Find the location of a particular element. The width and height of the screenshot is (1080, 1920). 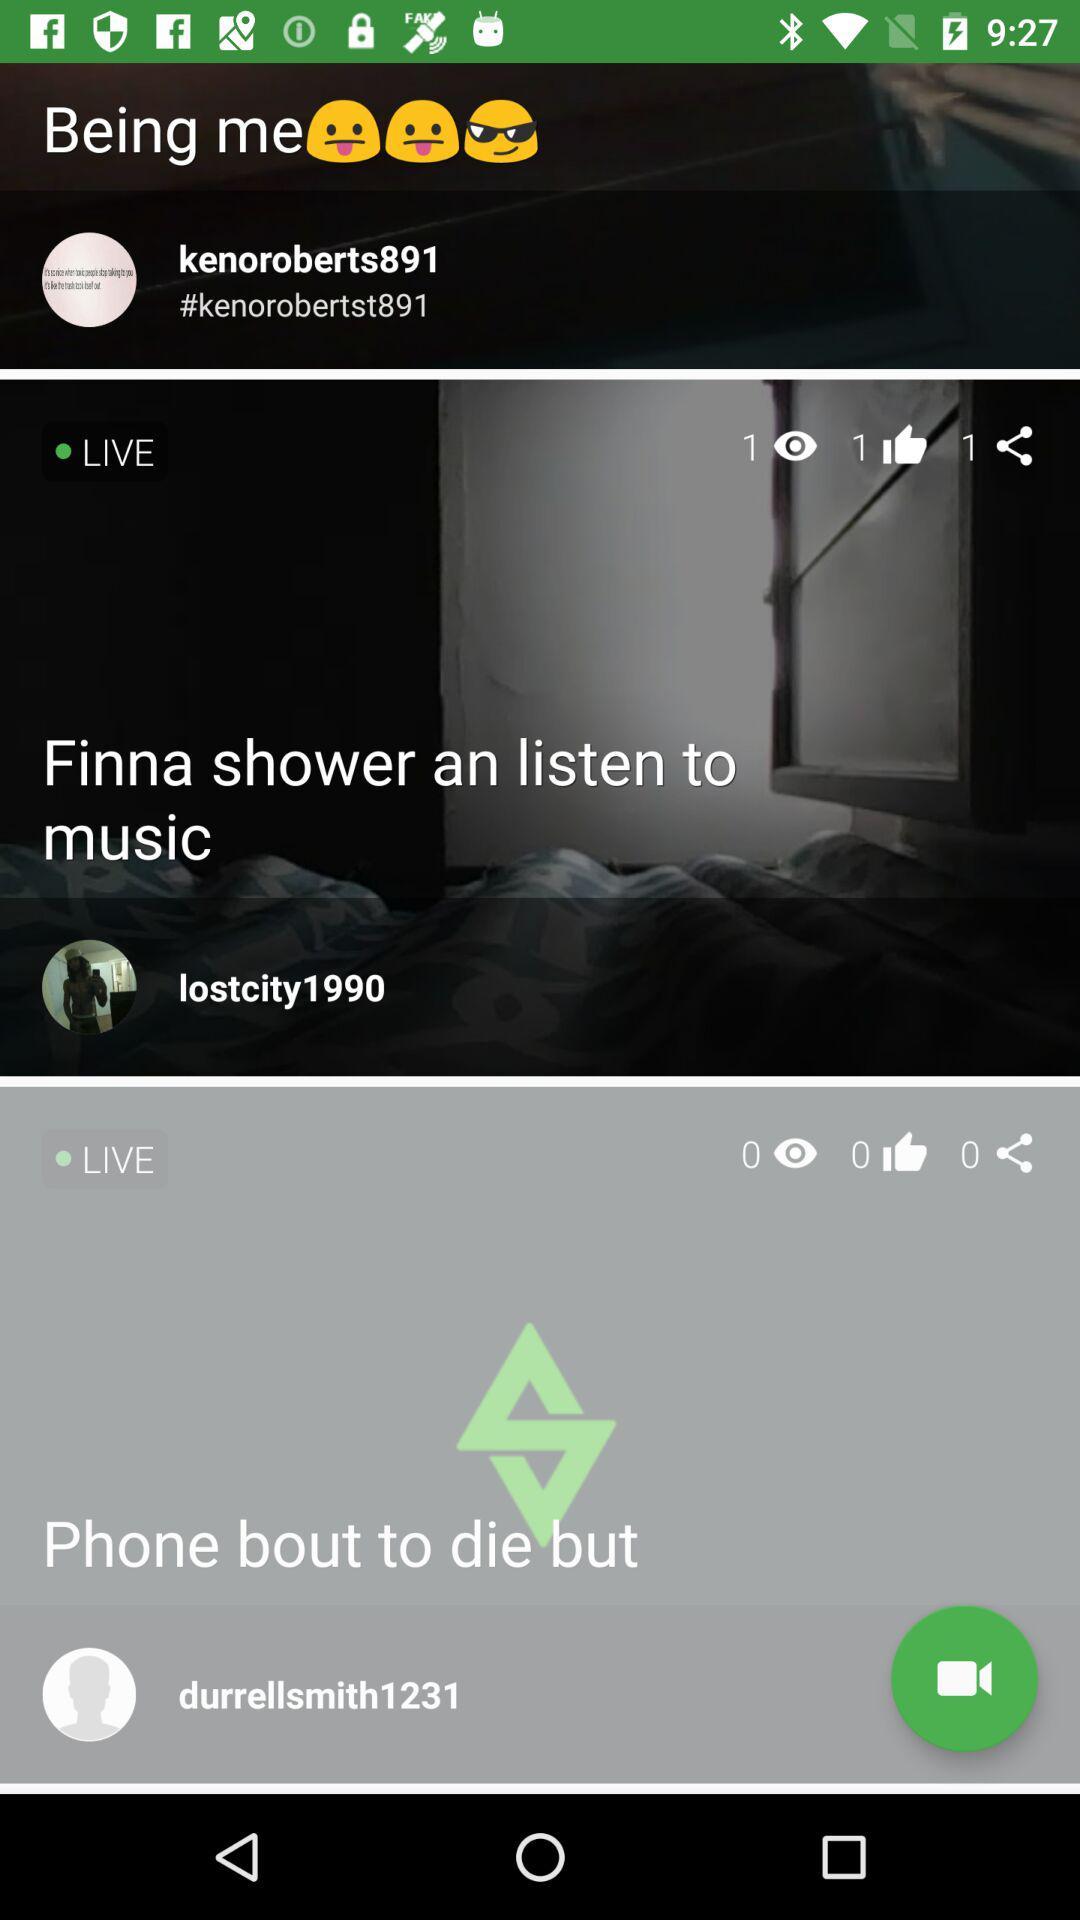

the videocam icon is located at coordinates (963, 1678).